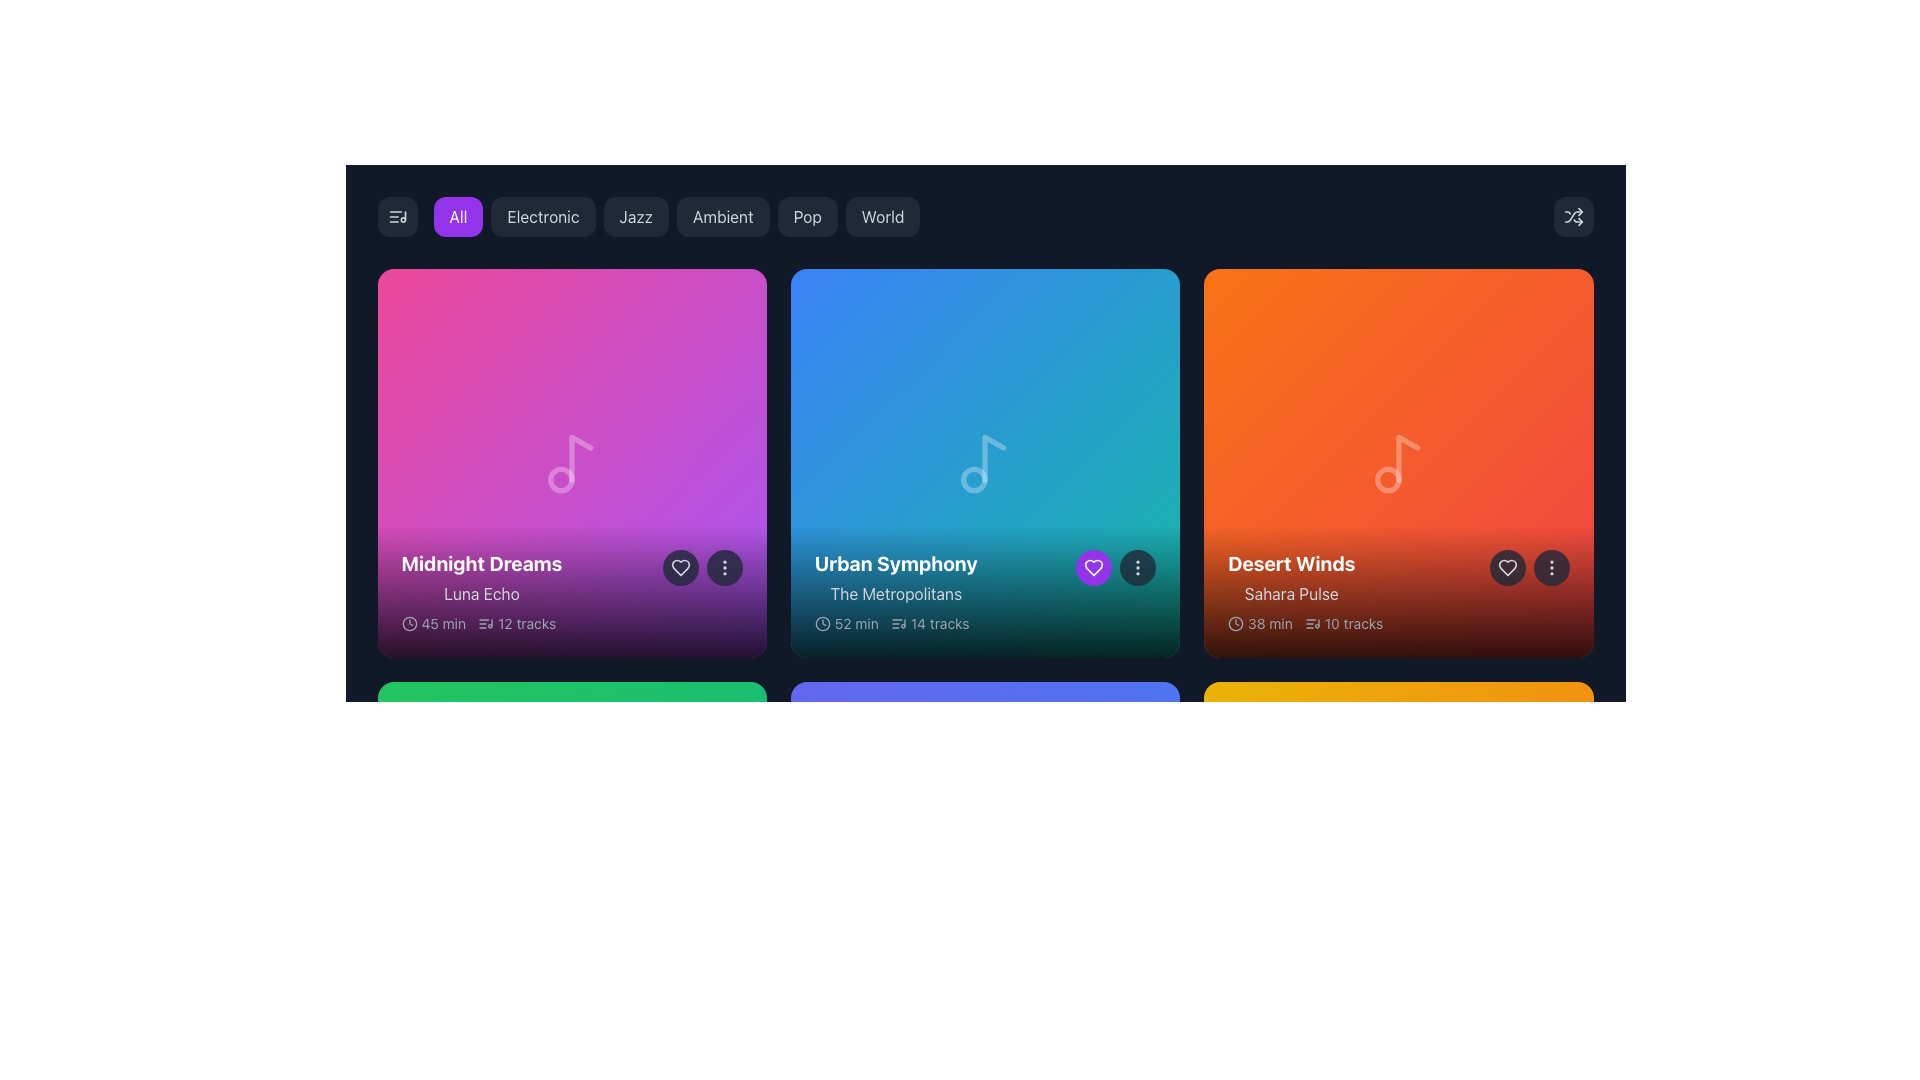 The height and width of the screenshot is (1080, 1920). Describe the element at coordinates (397, 216) in the screenshot. I see `the compact icon button styled with three horizontal lines and a circular element, located on the leftmost side of the navigation row` at that location.